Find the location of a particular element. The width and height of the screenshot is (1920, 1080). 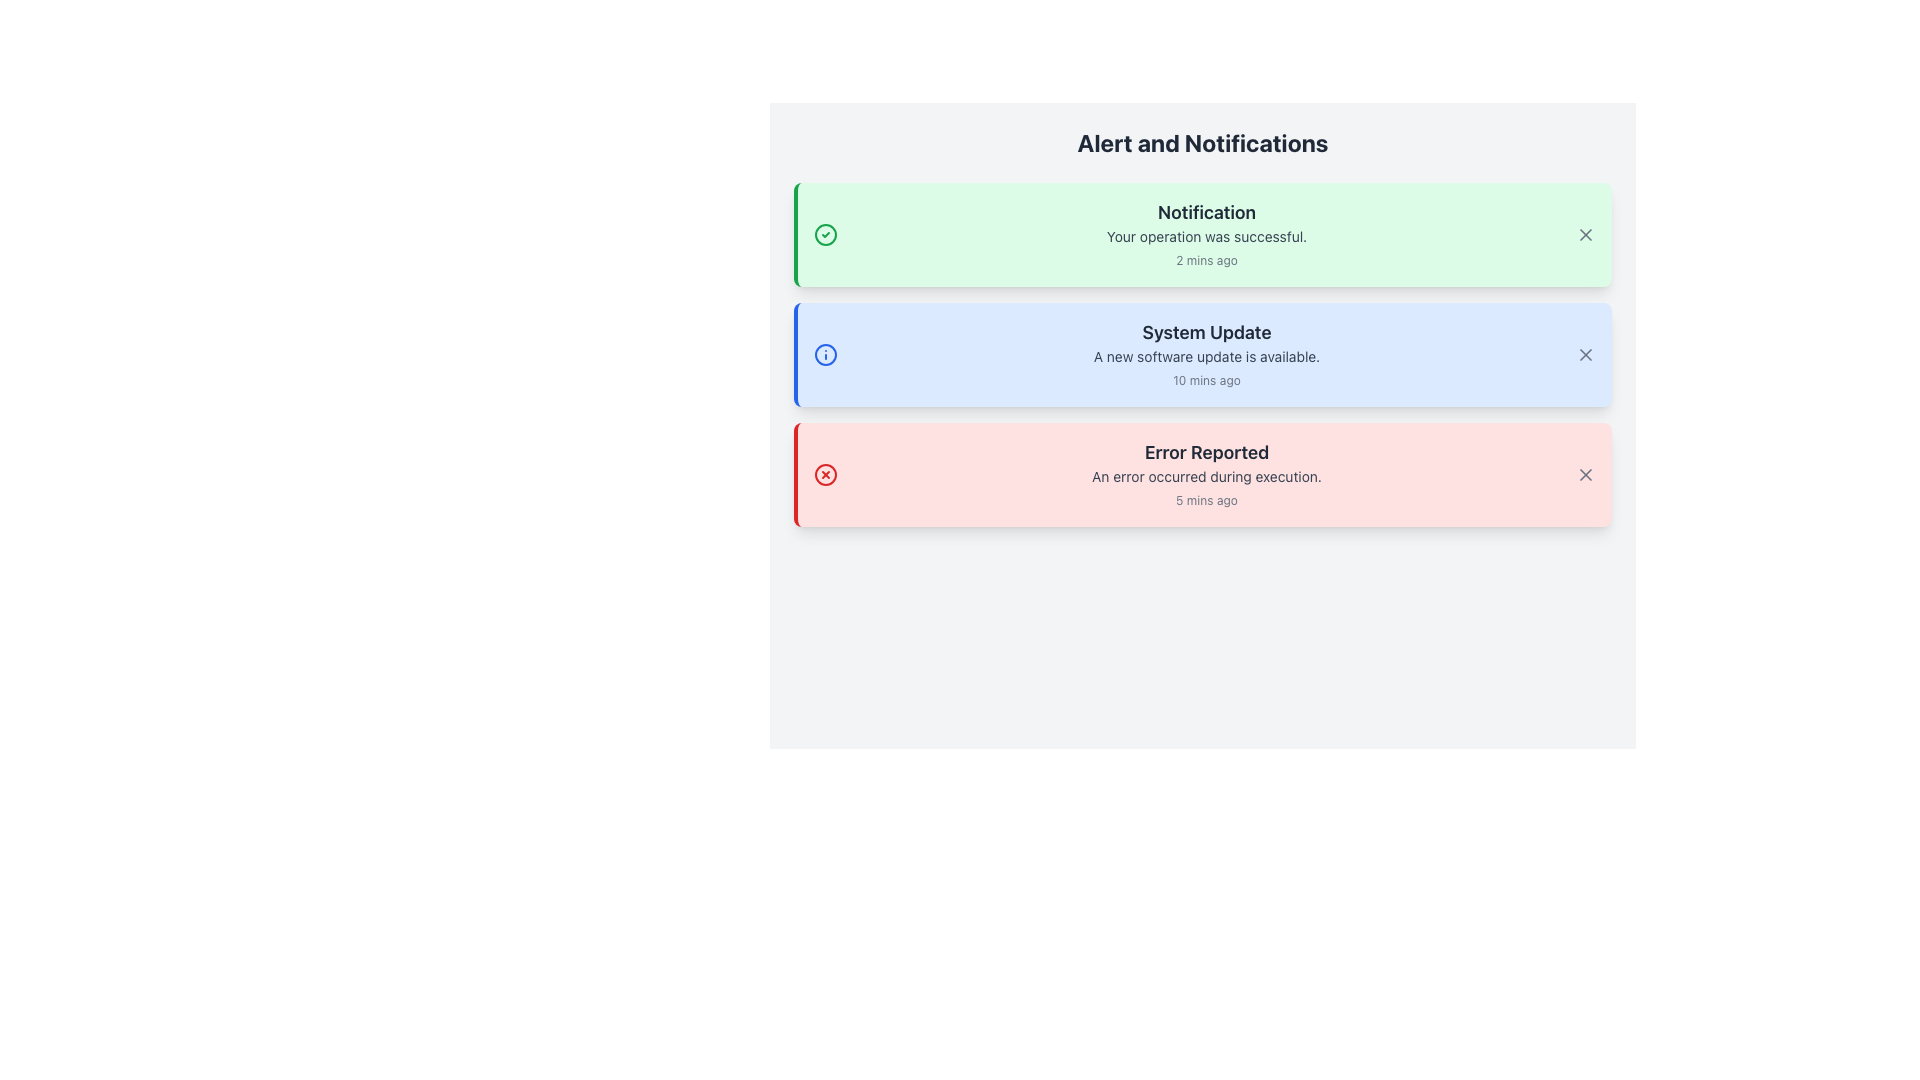

the static error message text element located below the 'Error Reported' text in the third notification of the vertically stacked group of notifications is located at coordinates (1205, 477).